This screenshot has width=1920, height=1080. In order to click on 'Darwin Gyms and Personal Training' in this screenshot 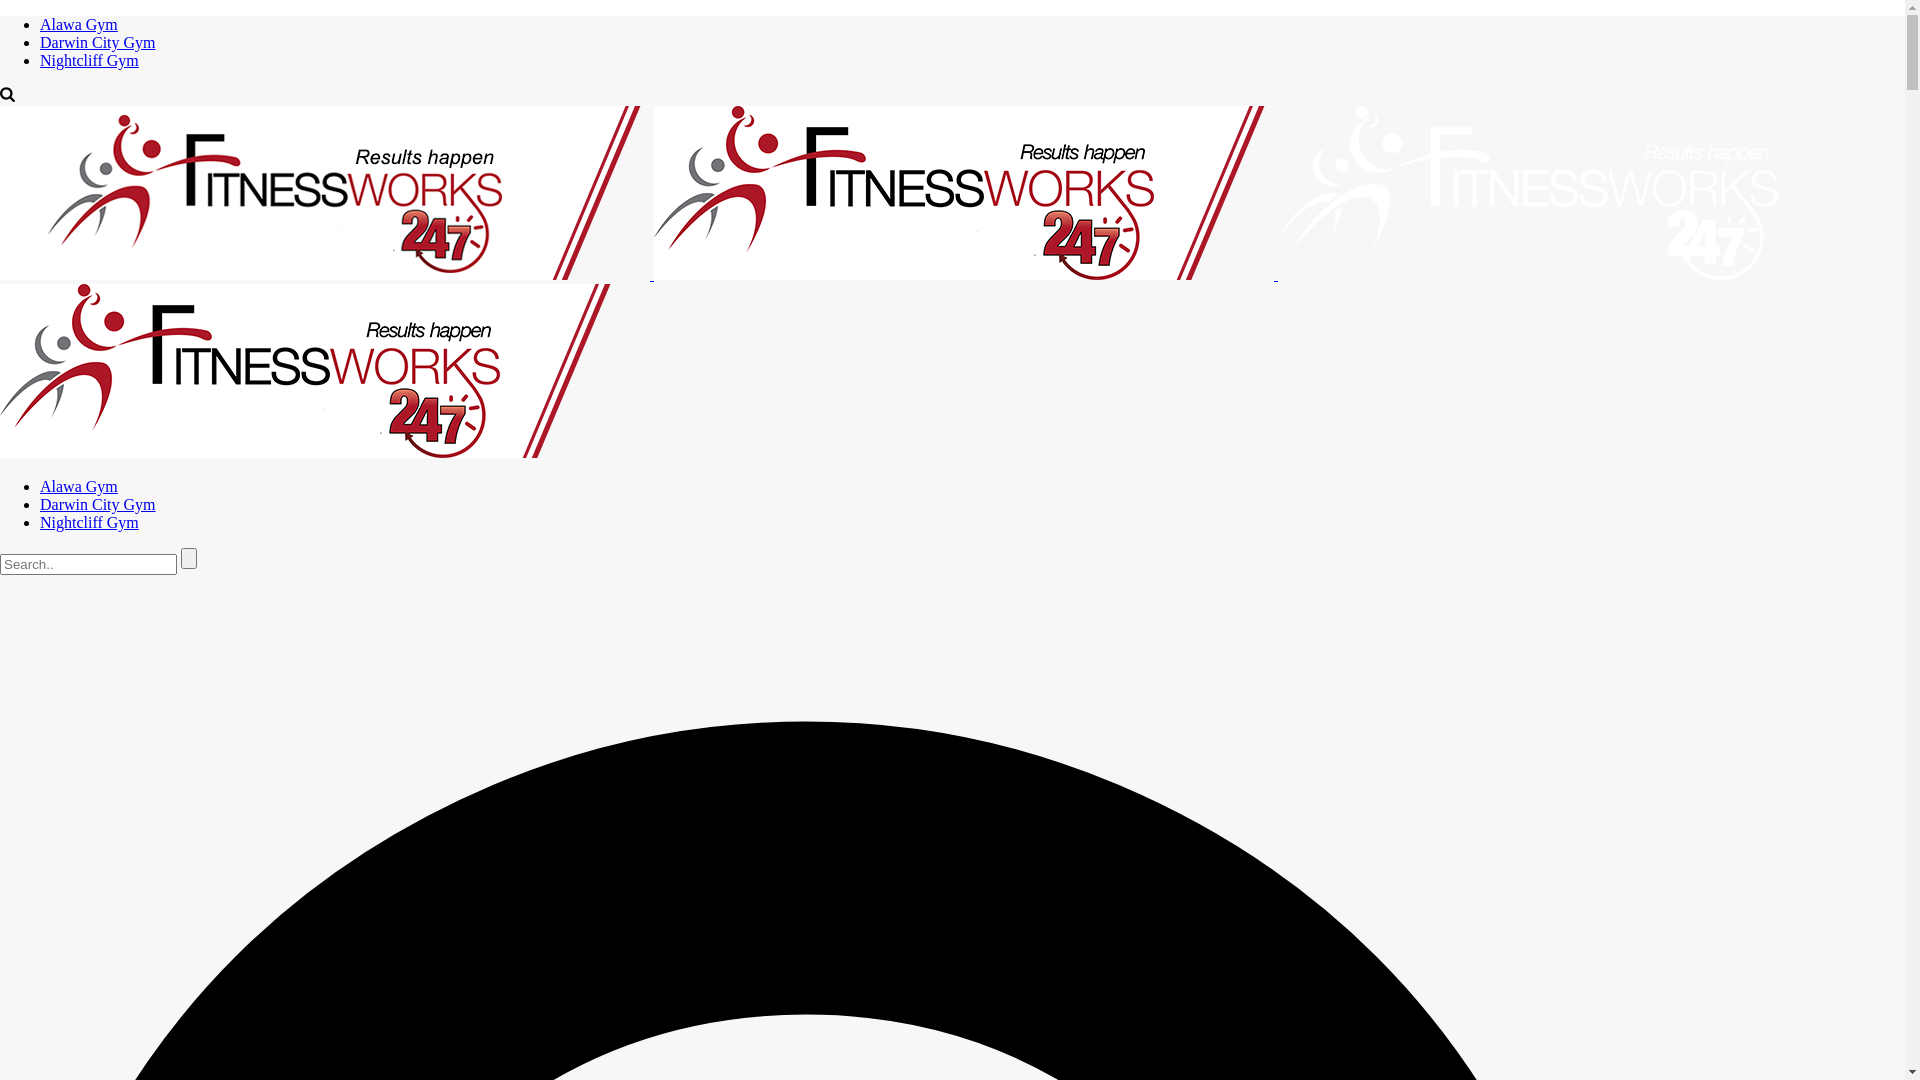, I will do `click(964, 192)`.